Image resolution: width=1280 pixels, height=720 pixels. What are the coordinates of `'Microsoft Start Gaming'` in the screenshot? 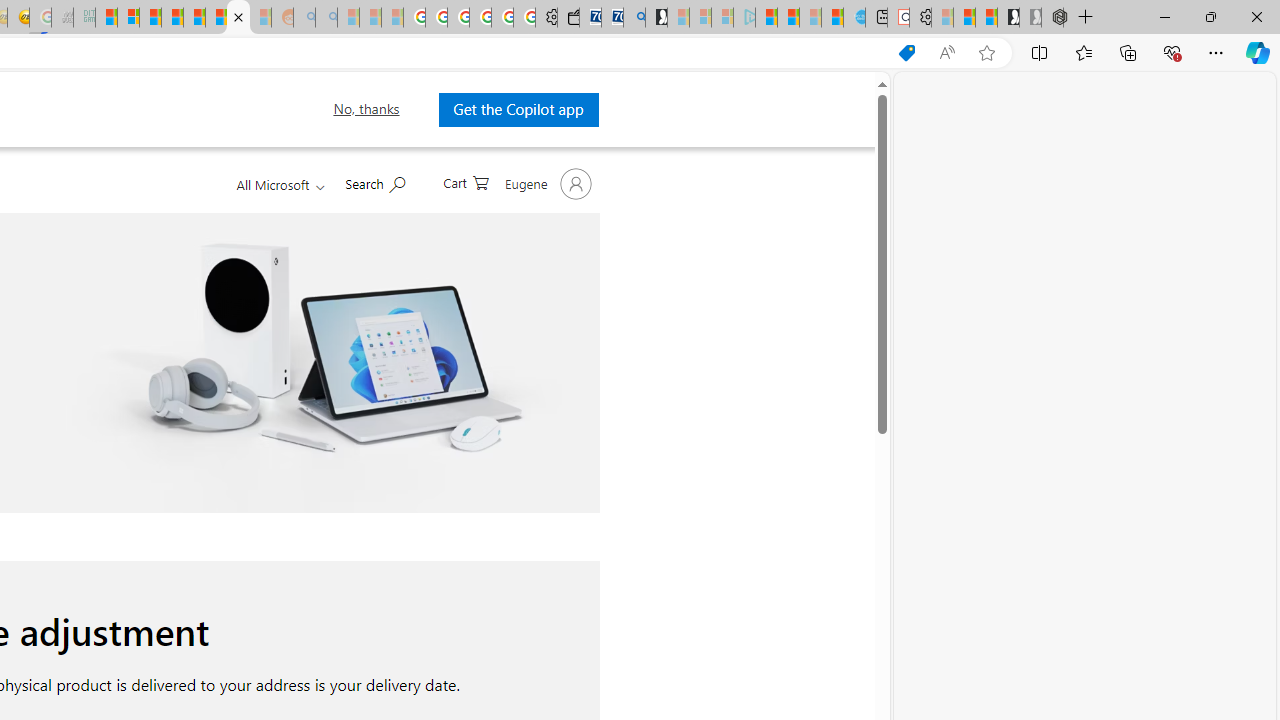 It's located at (656, 17).